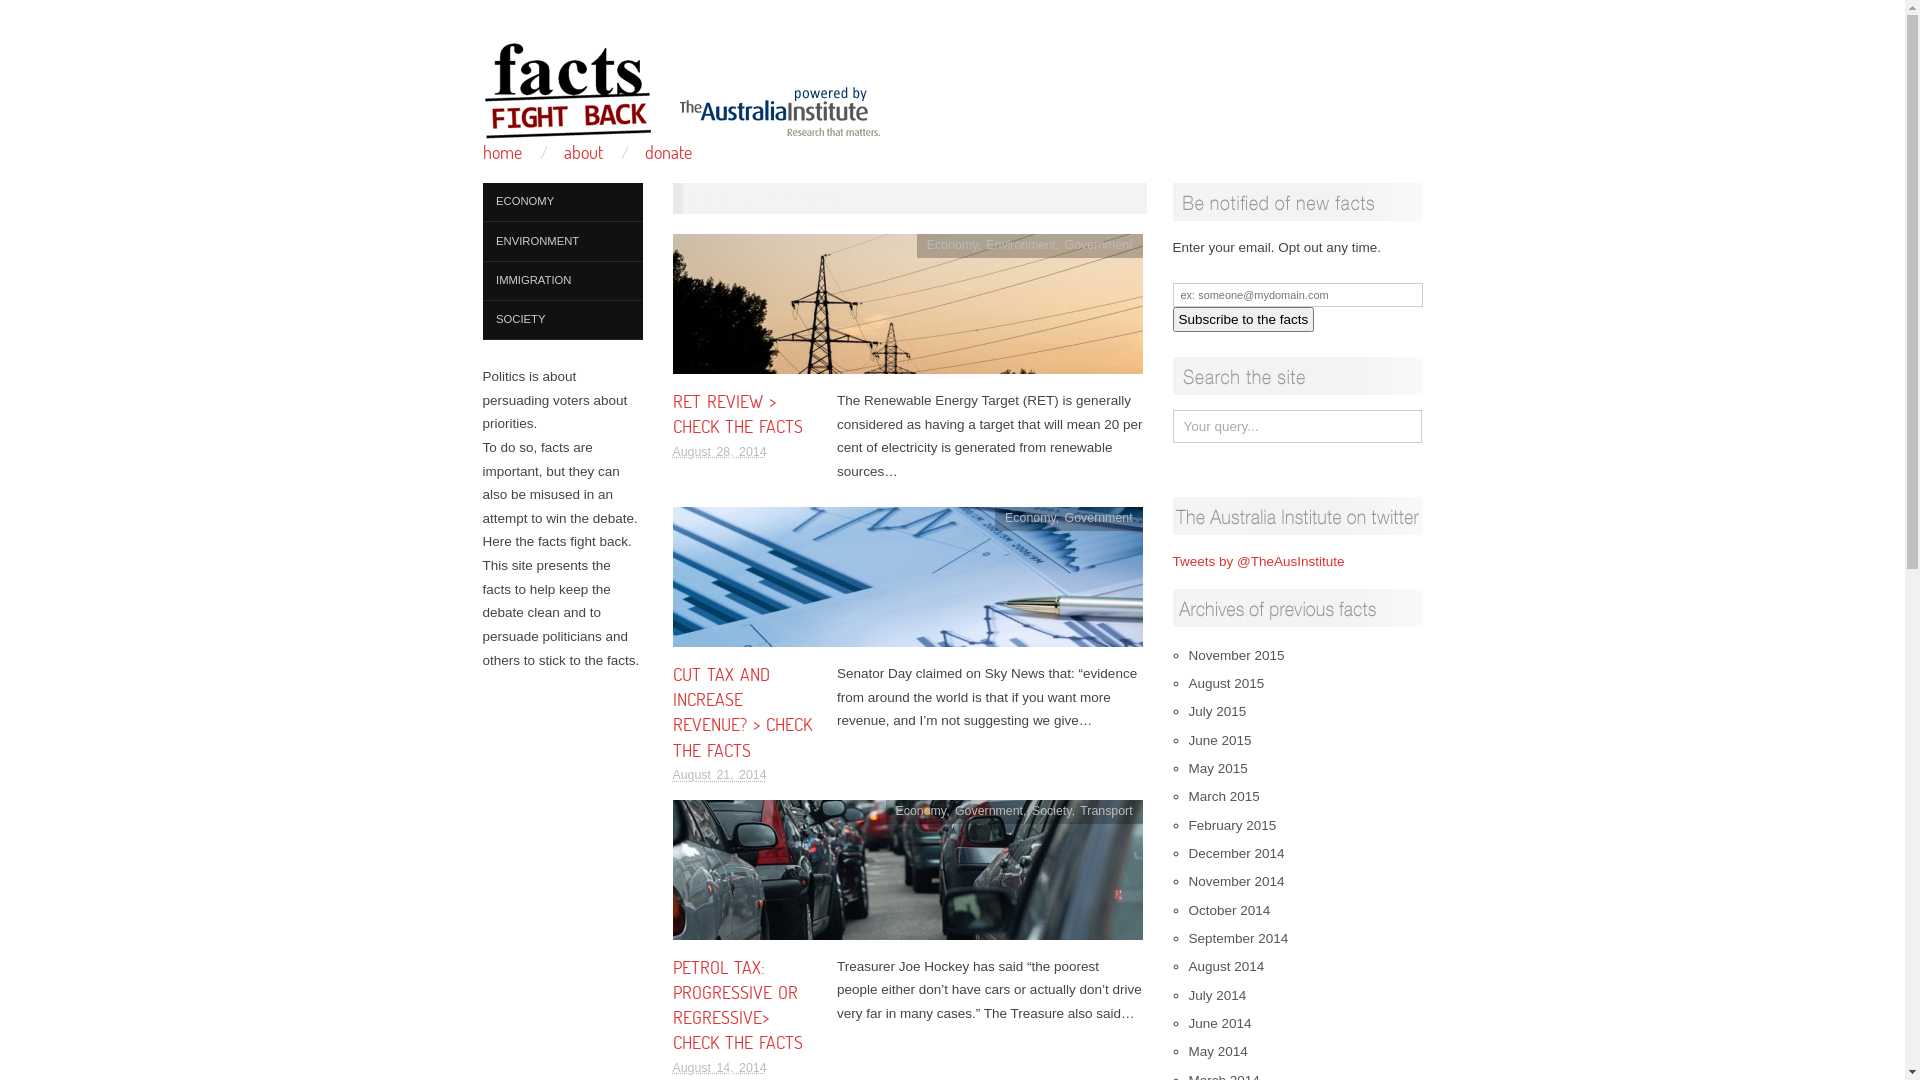 The width and height of the screenshot is (1920, 1080). What do you see at coordinates (1216, 710) in the screenshot?
I see `'July 2015'` at bounding box center [1216, 710].